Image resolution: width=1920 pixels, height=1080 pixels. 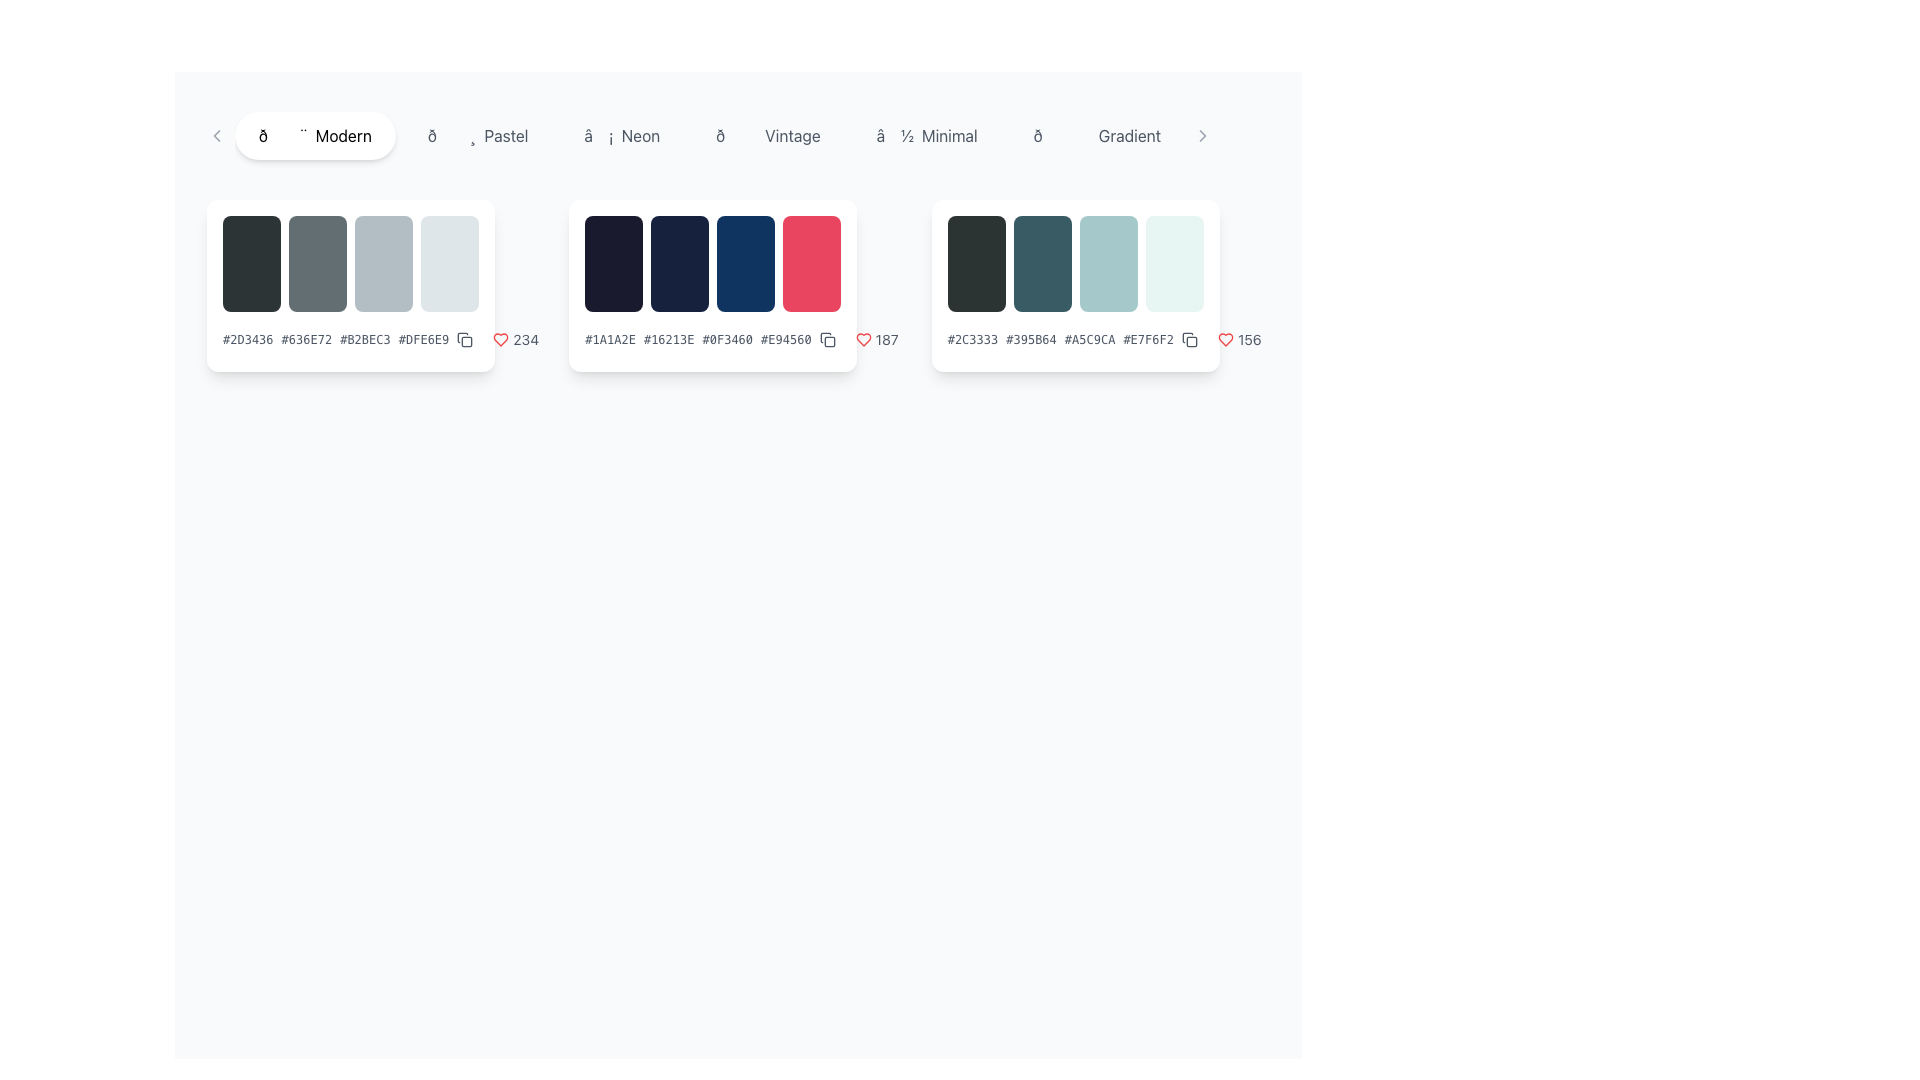 What do you see at coordinates (1074, 262) in the screenshot?
I see `the rightmost color palette card in the horizontally-scrollable list` at bounding box center [1074, 262].